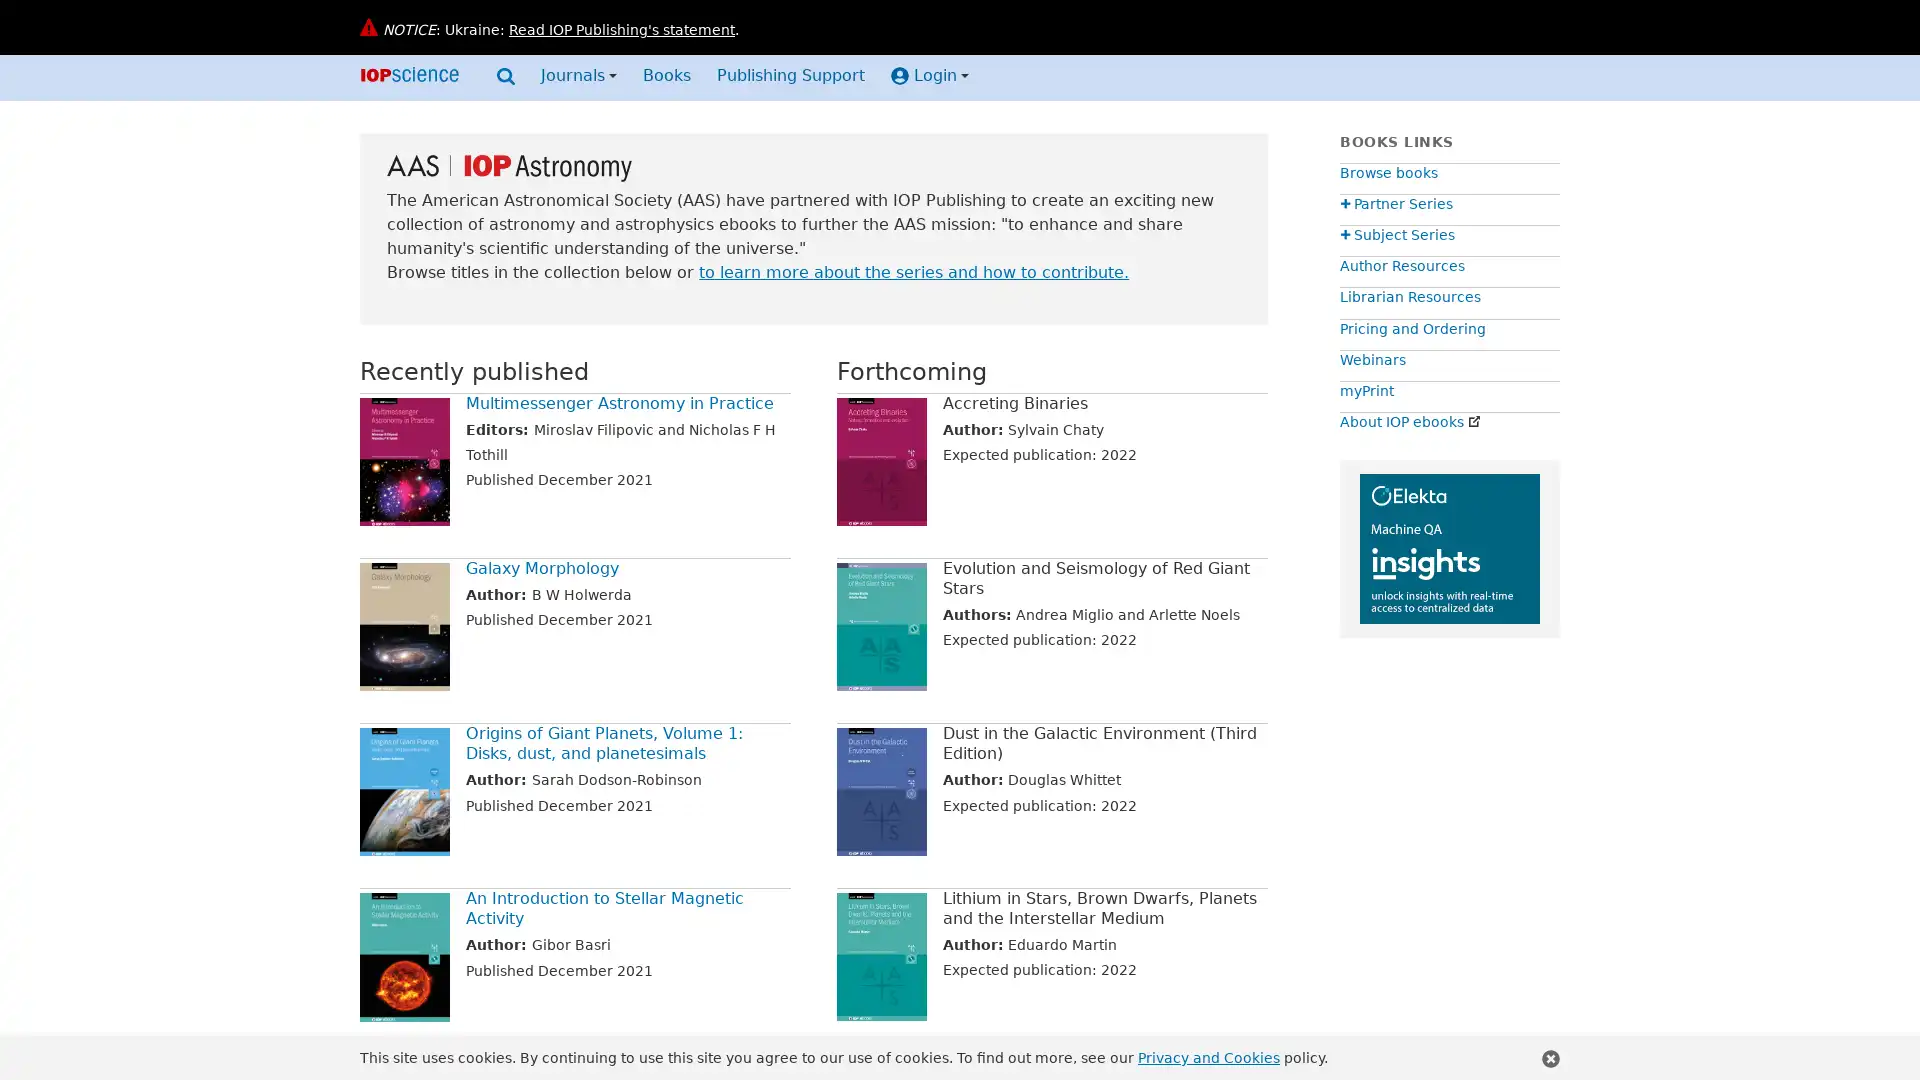 This screenshot has height=1080, width=1920. I want to click on Subject Series, so click(1396, 234).